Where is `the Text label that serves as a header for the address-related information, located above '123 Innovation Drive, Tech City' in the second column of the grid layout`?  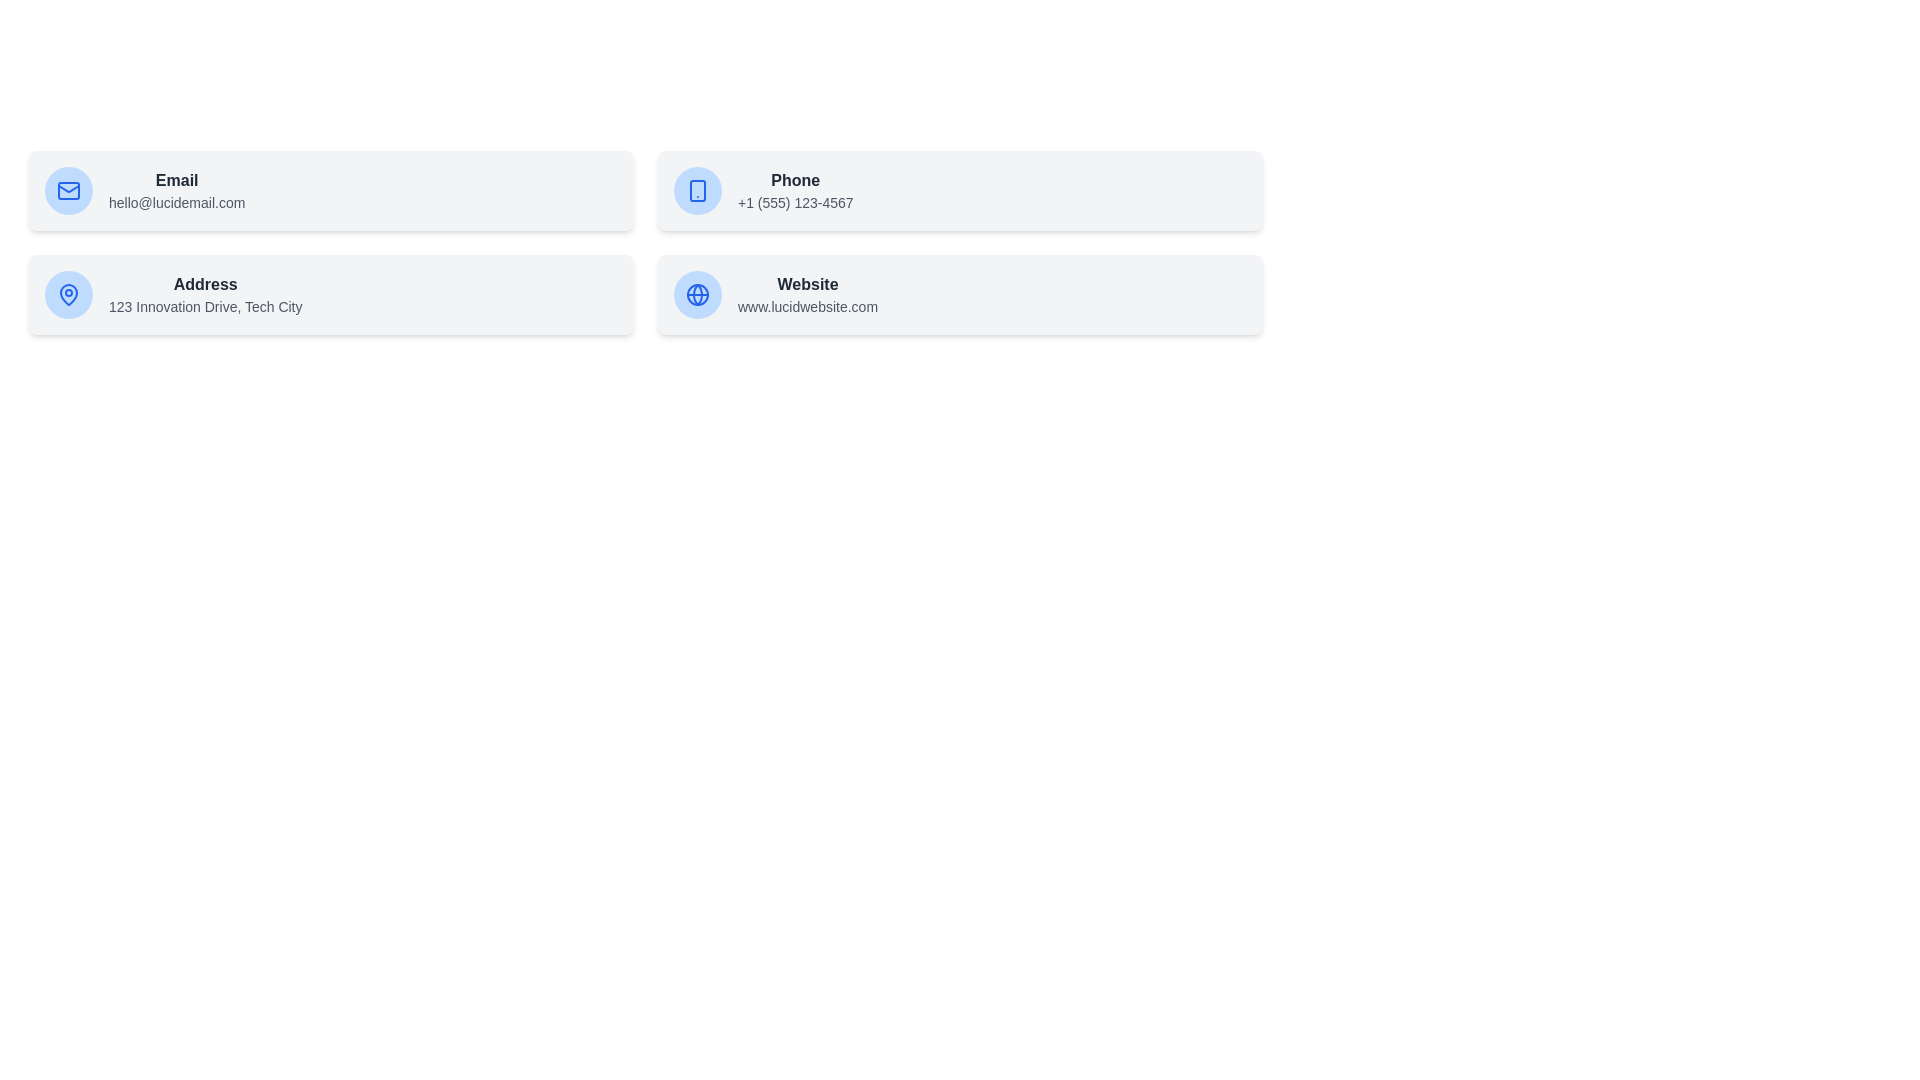 the Text label that serves as a header for the address-related information, located above '123 Innovation Drive, Tech City' in the second column of the grid layout is located at coordinates (205, 285).